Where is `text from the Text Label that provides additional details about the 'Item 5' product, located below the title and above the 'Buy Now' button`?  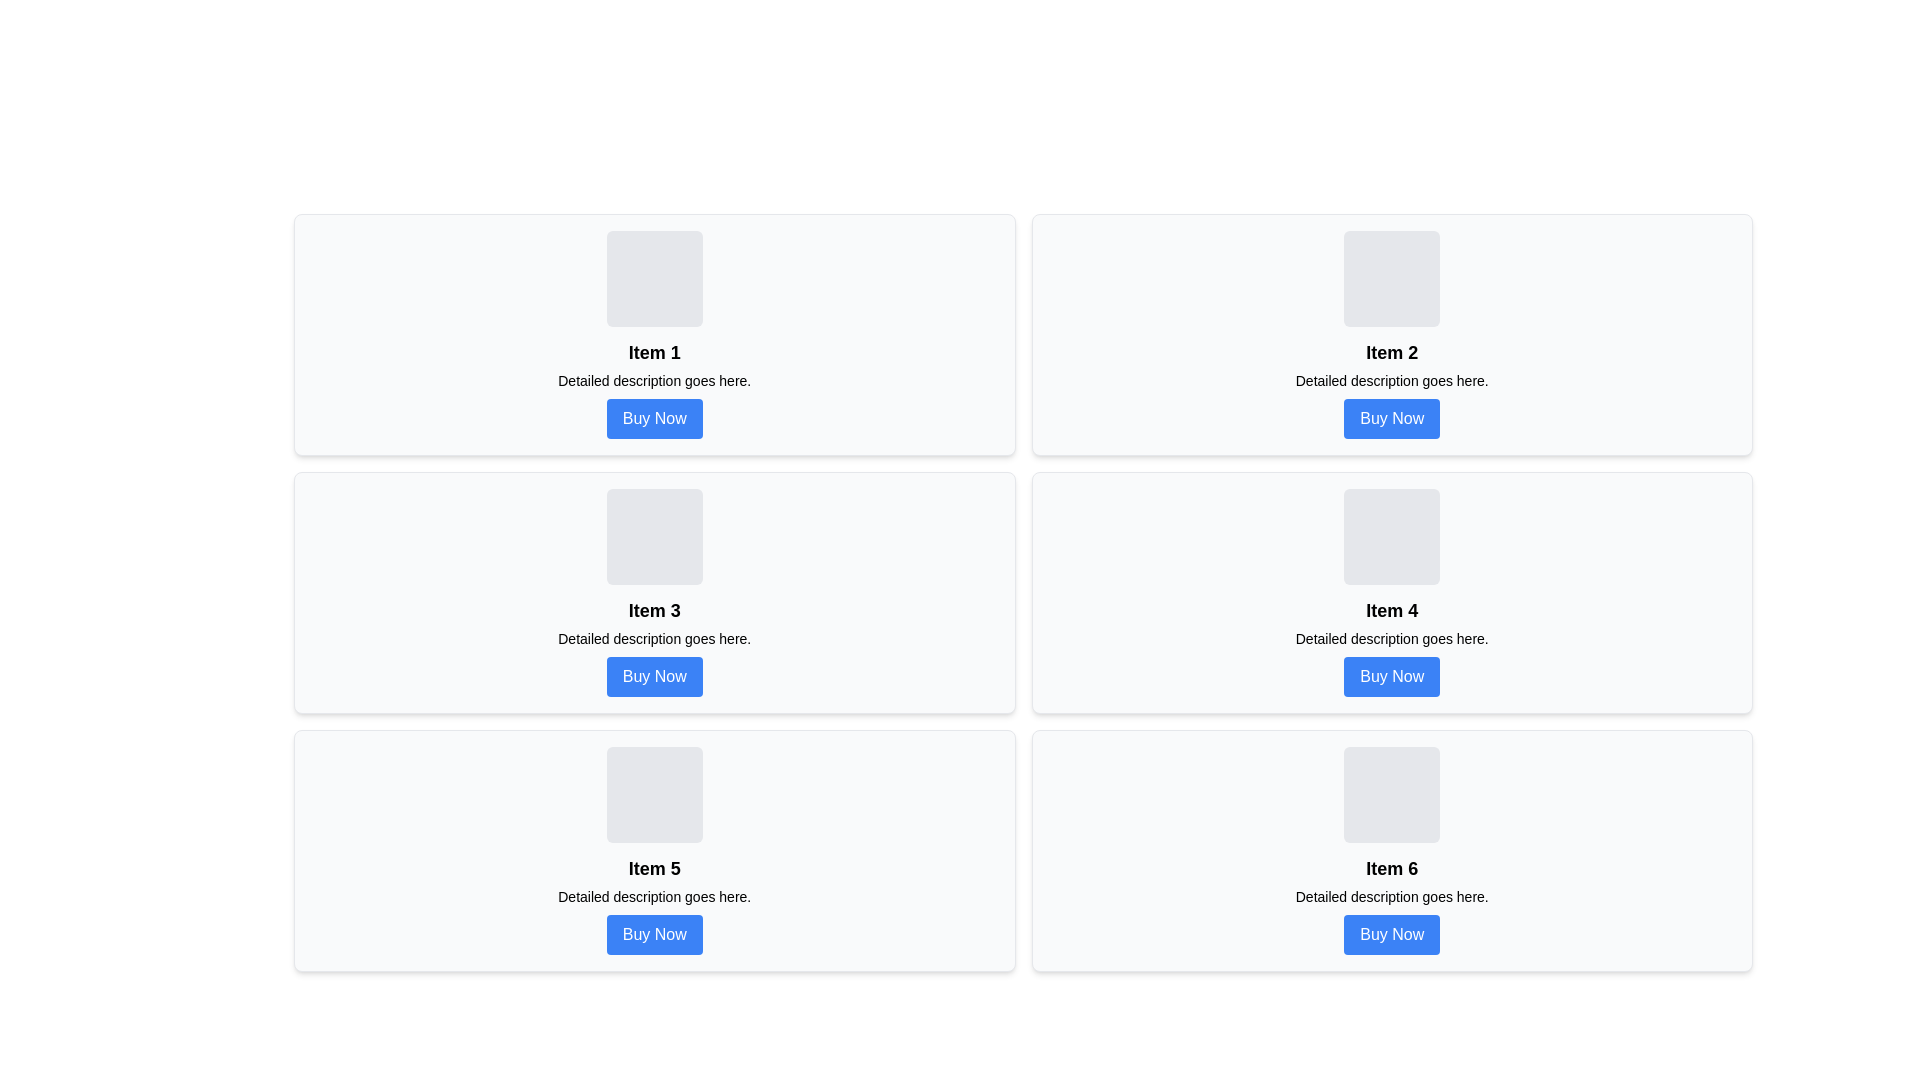
text from the Text Label that provides additional details about the 'Item 5' product, located below the title and above the 'Buy Now' button is located at coordinates (654, 896).